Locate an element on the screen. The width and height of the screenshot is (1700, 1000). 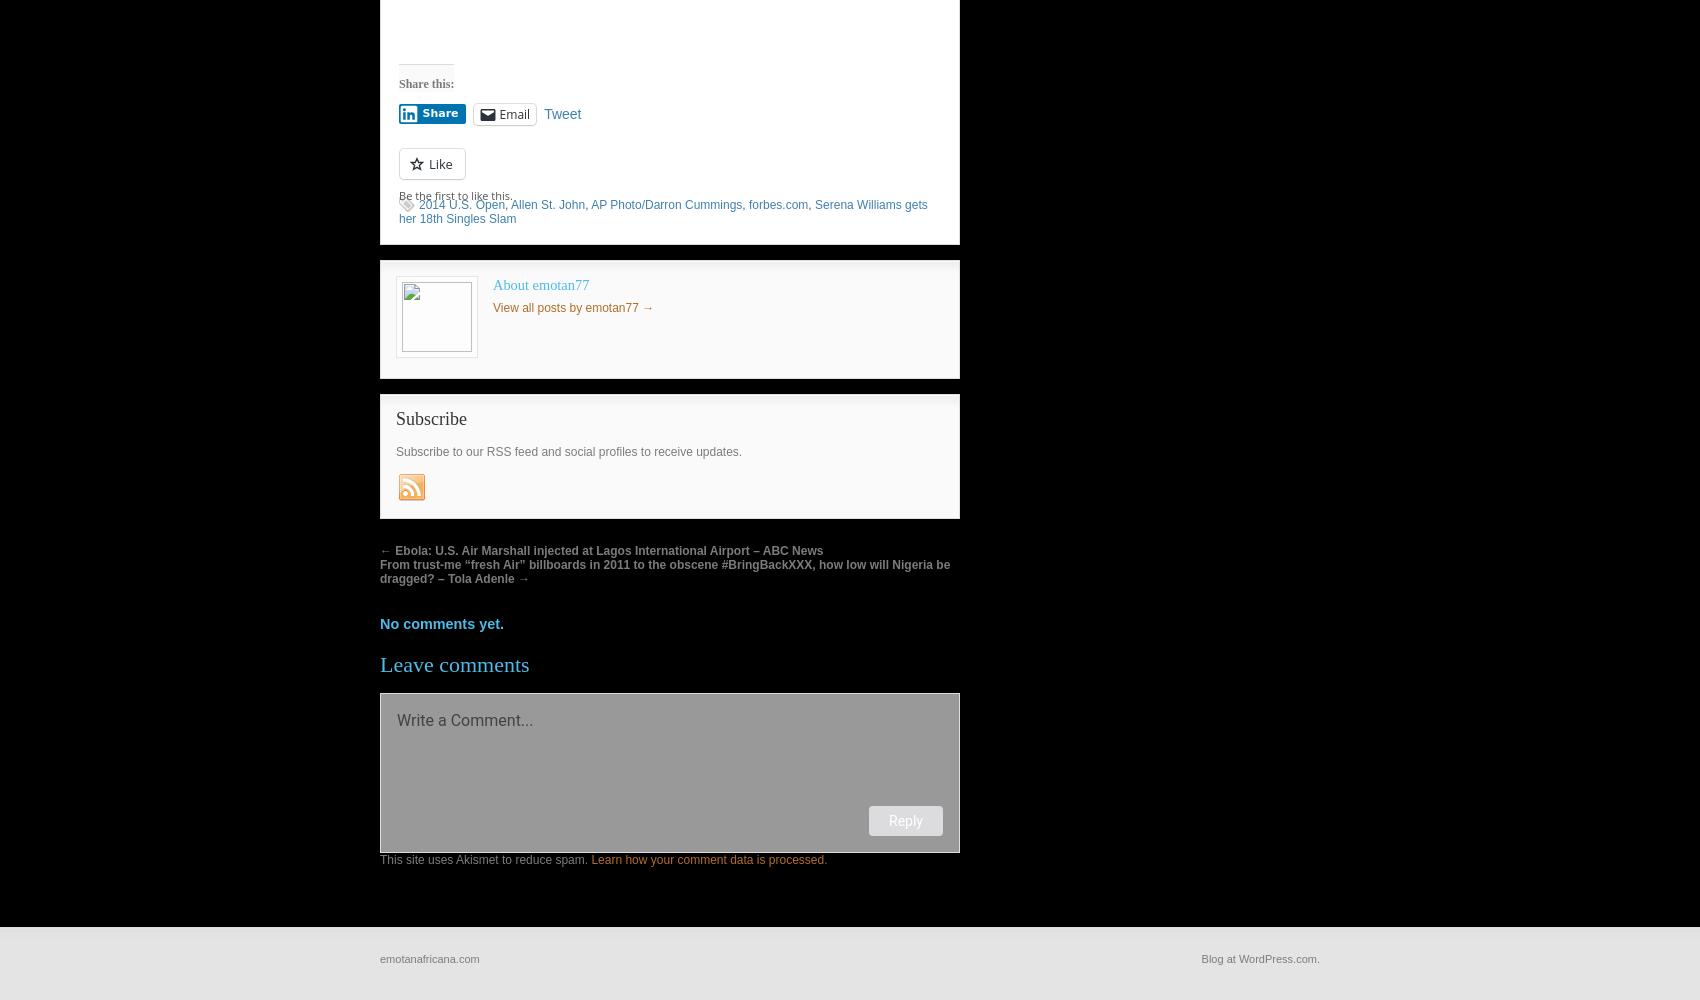
'AP Photo/Darron Cummings' is located at coordinates (589, 203).